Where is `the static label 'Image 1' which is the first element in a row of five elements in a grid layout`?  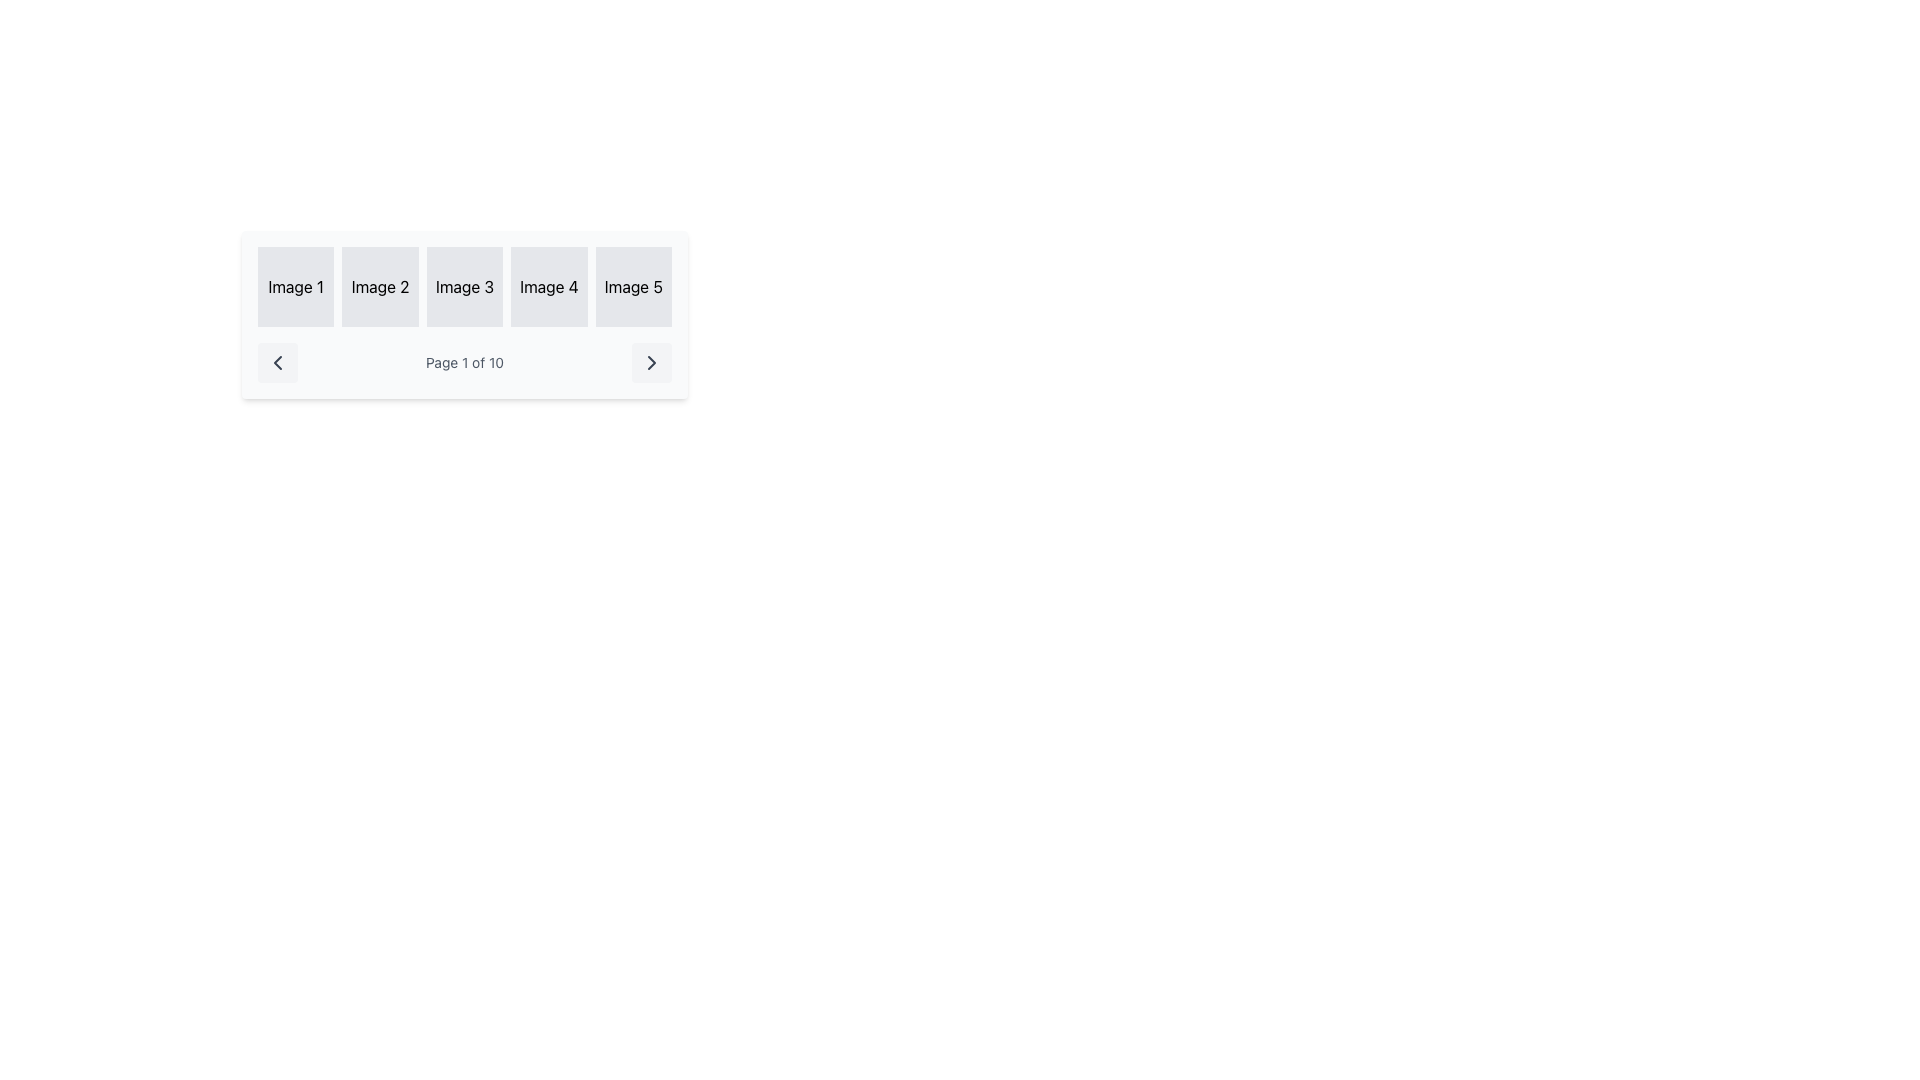 the static label 'Image 1' which is the first element in a row of five elements in a grid layout is located at coordinates (295, 286).